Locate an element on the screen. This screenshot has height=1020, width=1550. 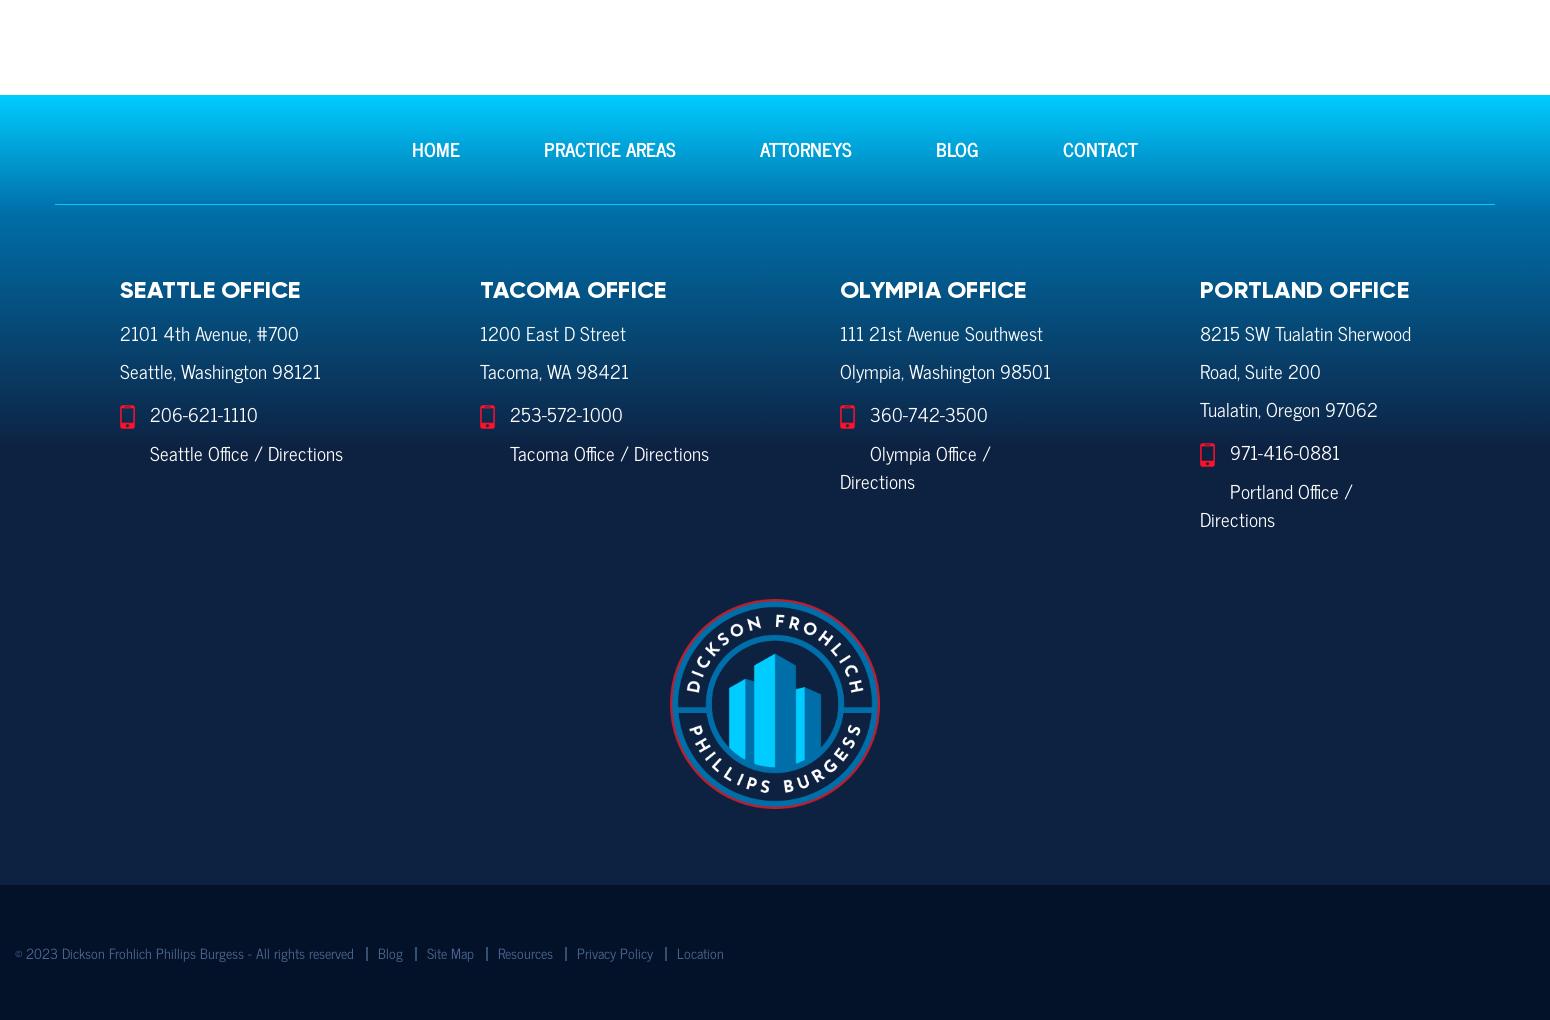
'Resources' is located at coordinates (524, 951).